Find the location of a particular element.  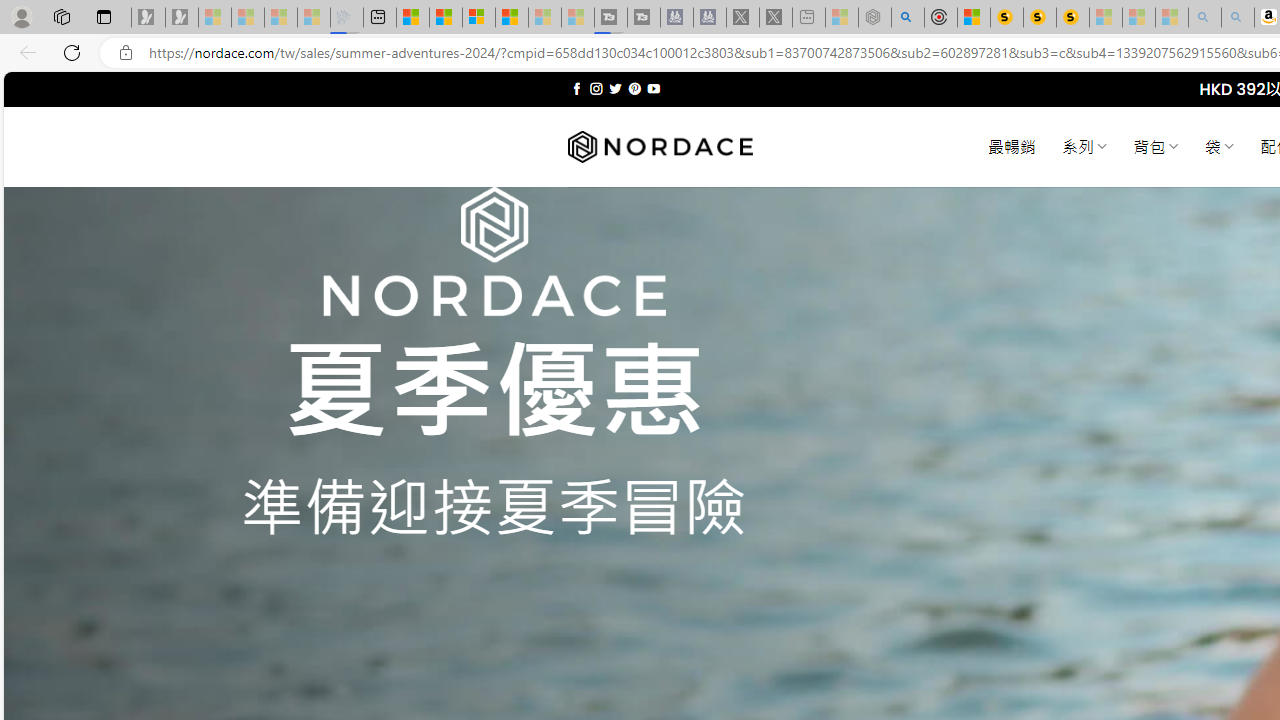

'Nordace' is located at coordinates (659, 146).